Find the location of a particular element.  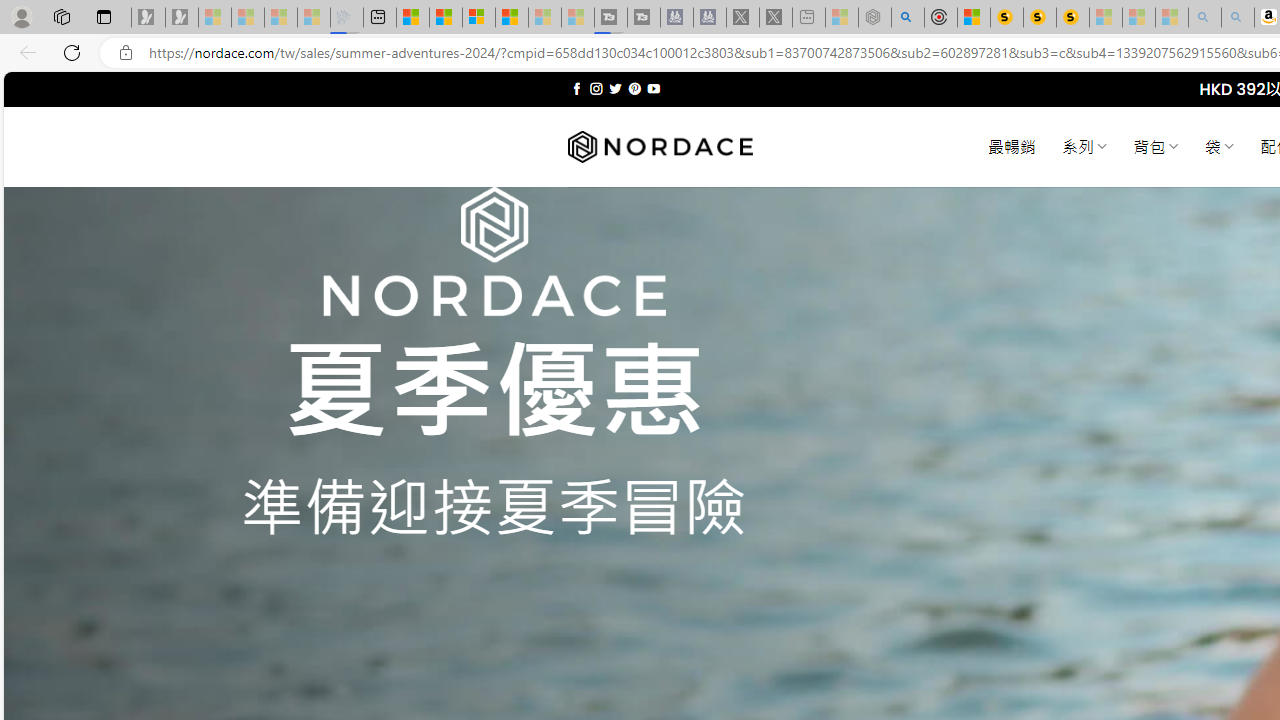

'Nordace' is located at coordinates (659, 146).